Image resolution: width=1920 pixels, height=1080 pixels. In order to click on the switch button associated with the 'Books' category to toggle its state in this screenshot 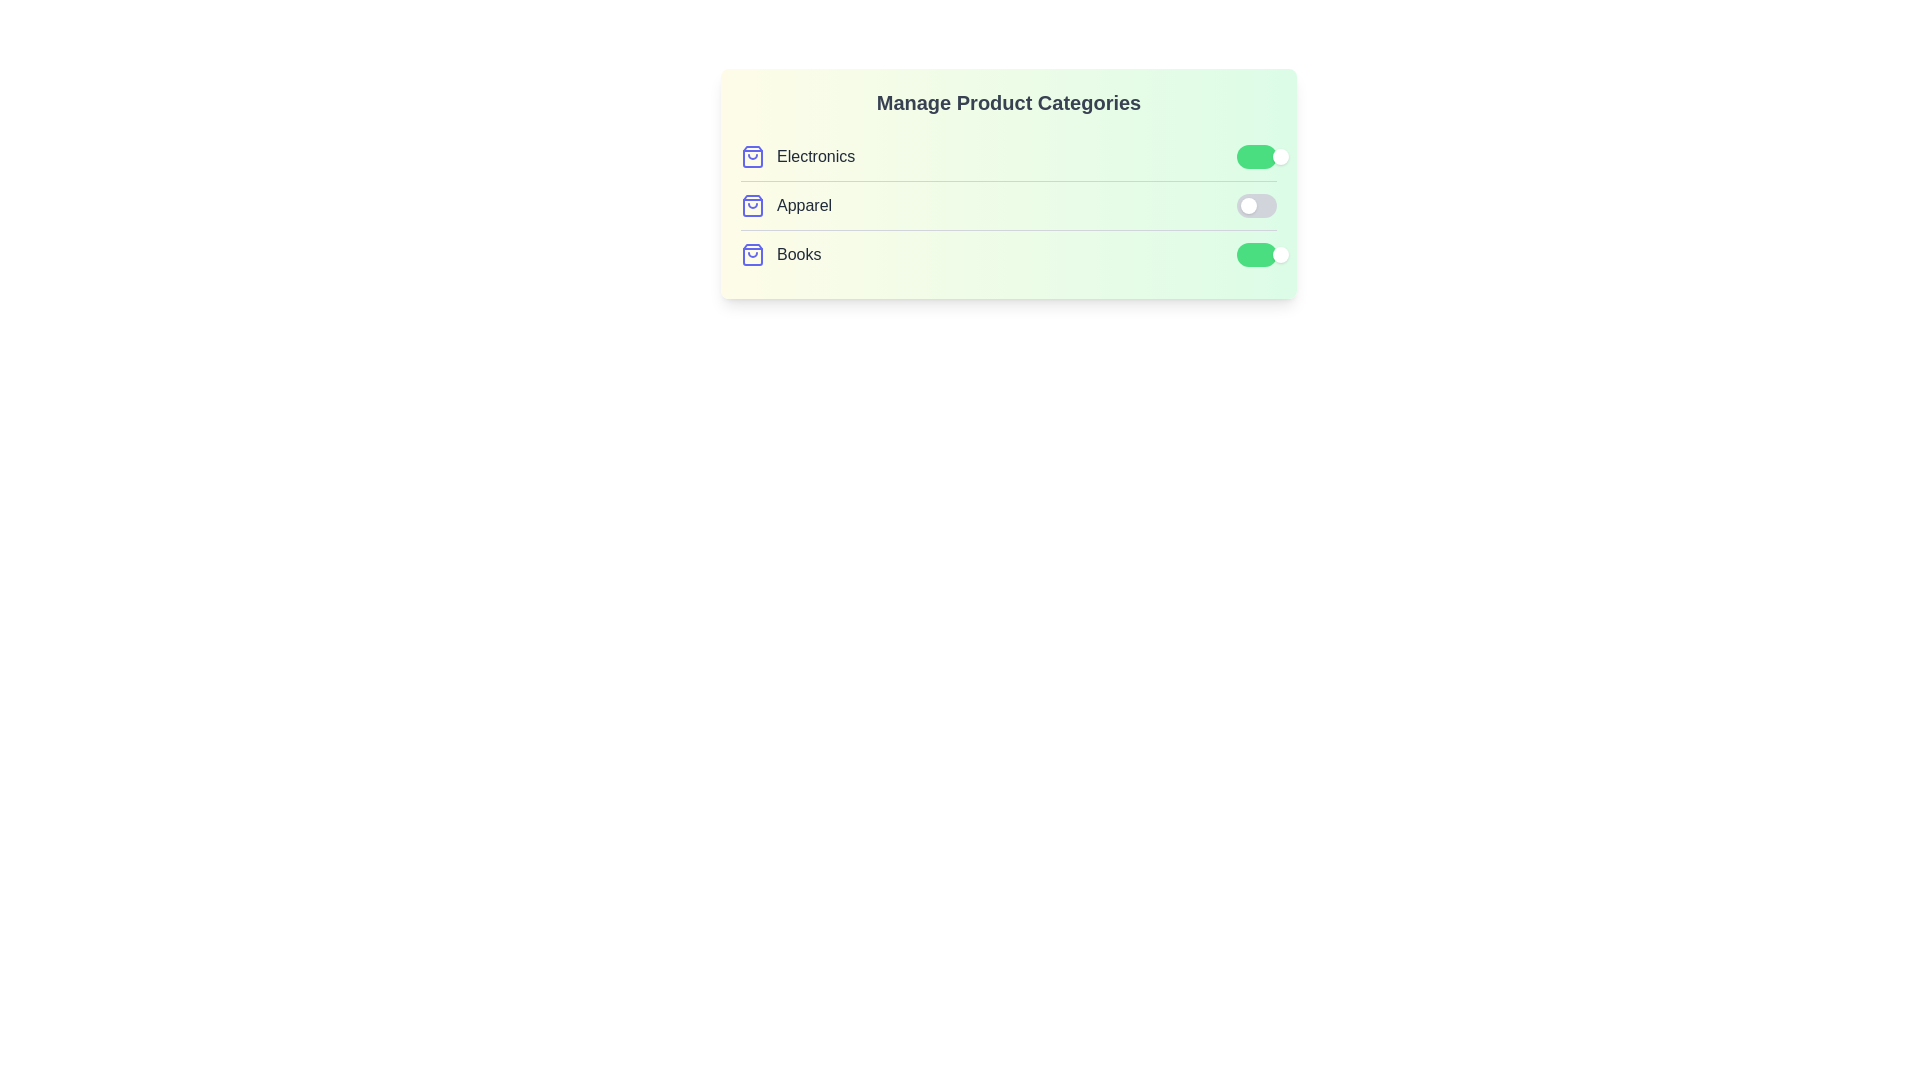, I will do `click(1256, 253)`.